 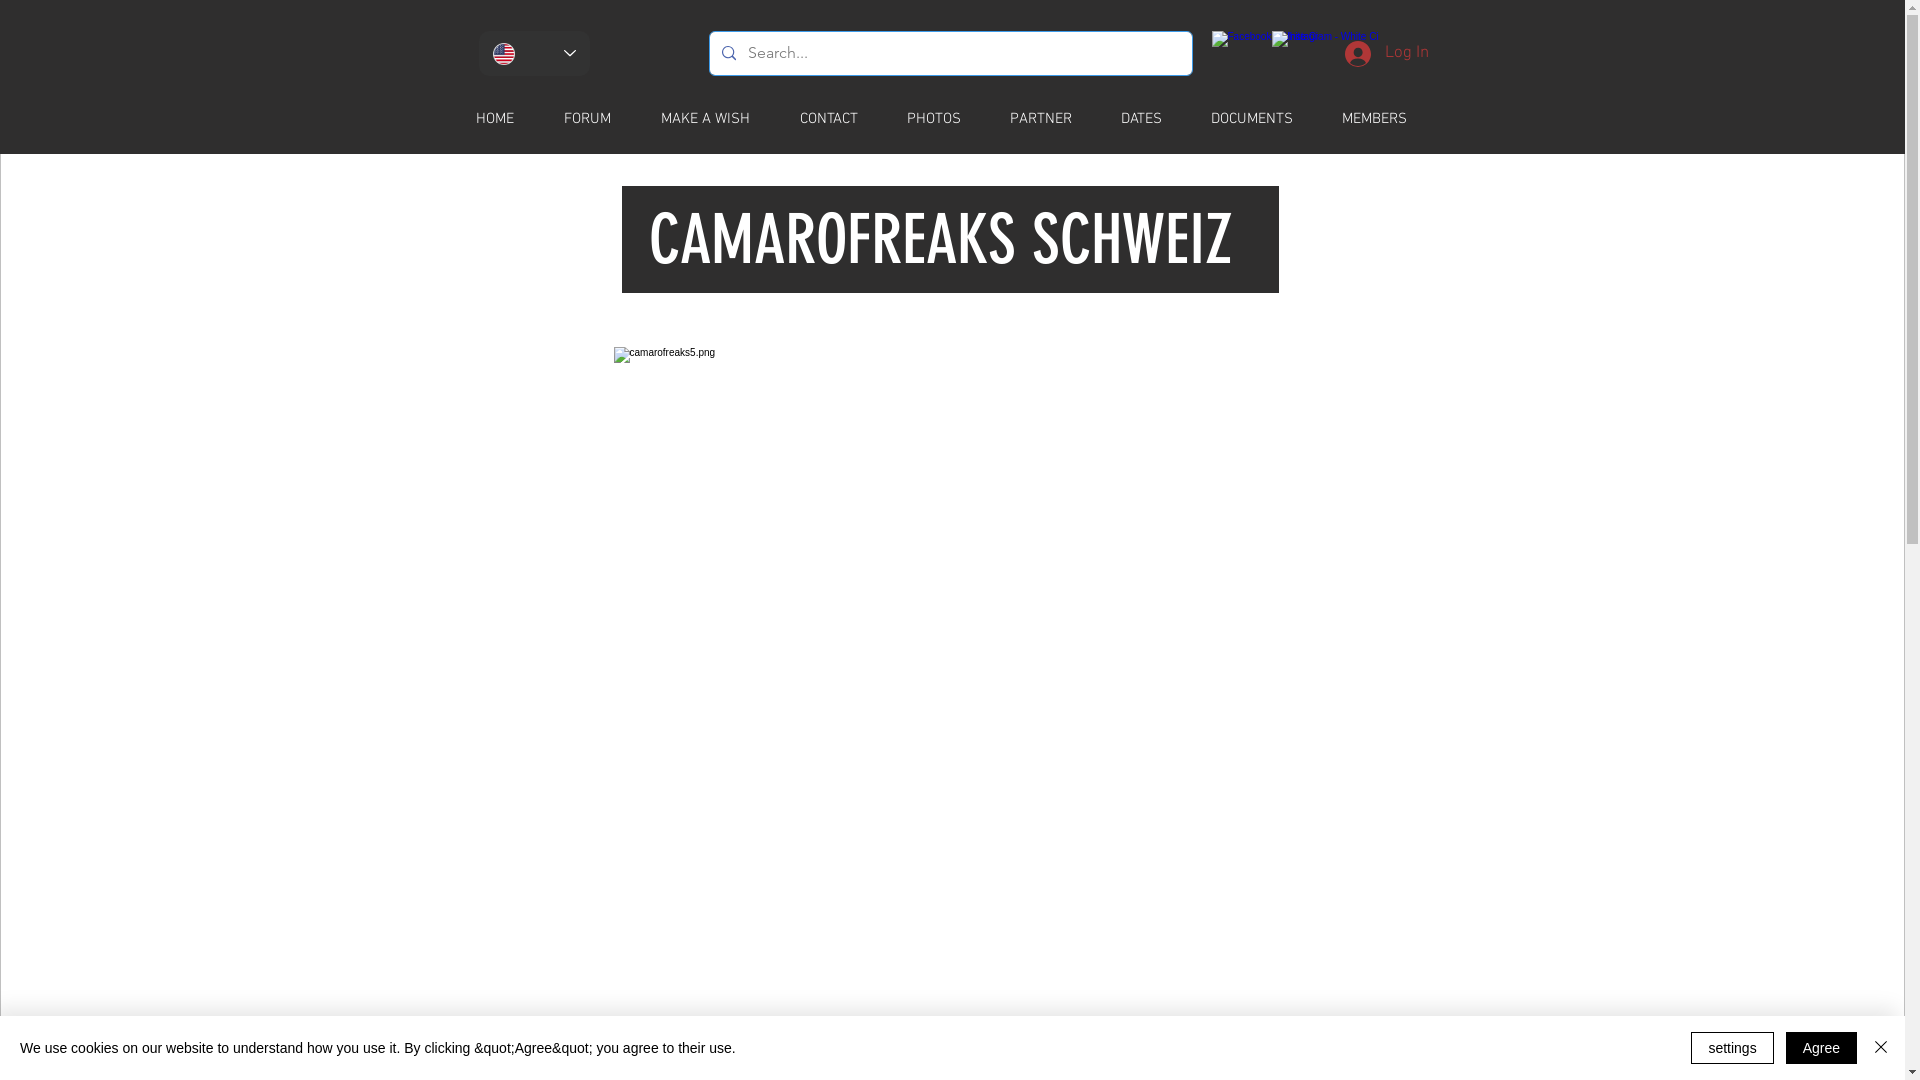 What do you see at coordinates (1152, 119) in the screenshot?
I see `'DATES'` at bounding box center [1152, 119].